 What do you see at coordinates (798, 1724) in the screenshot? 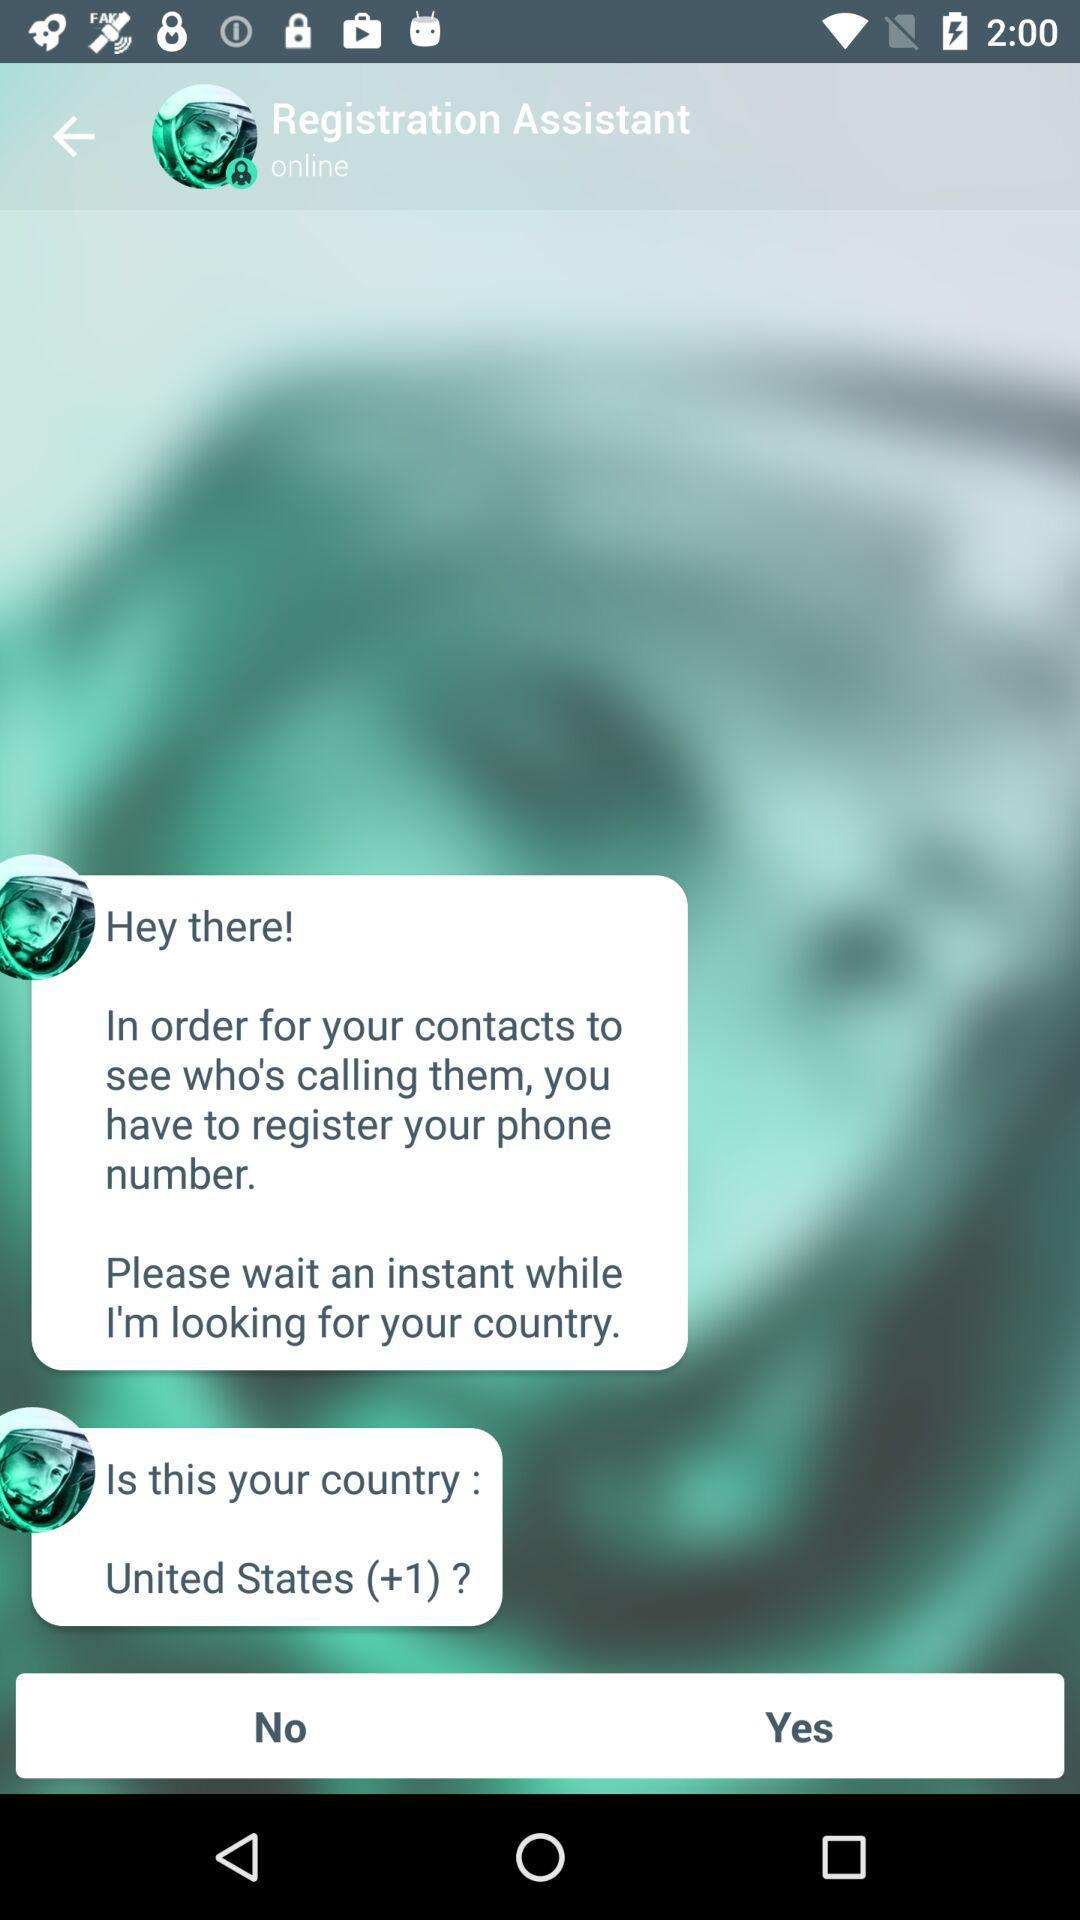
I see `the item at the bottom right corner` at bounding box center [798, 1724].